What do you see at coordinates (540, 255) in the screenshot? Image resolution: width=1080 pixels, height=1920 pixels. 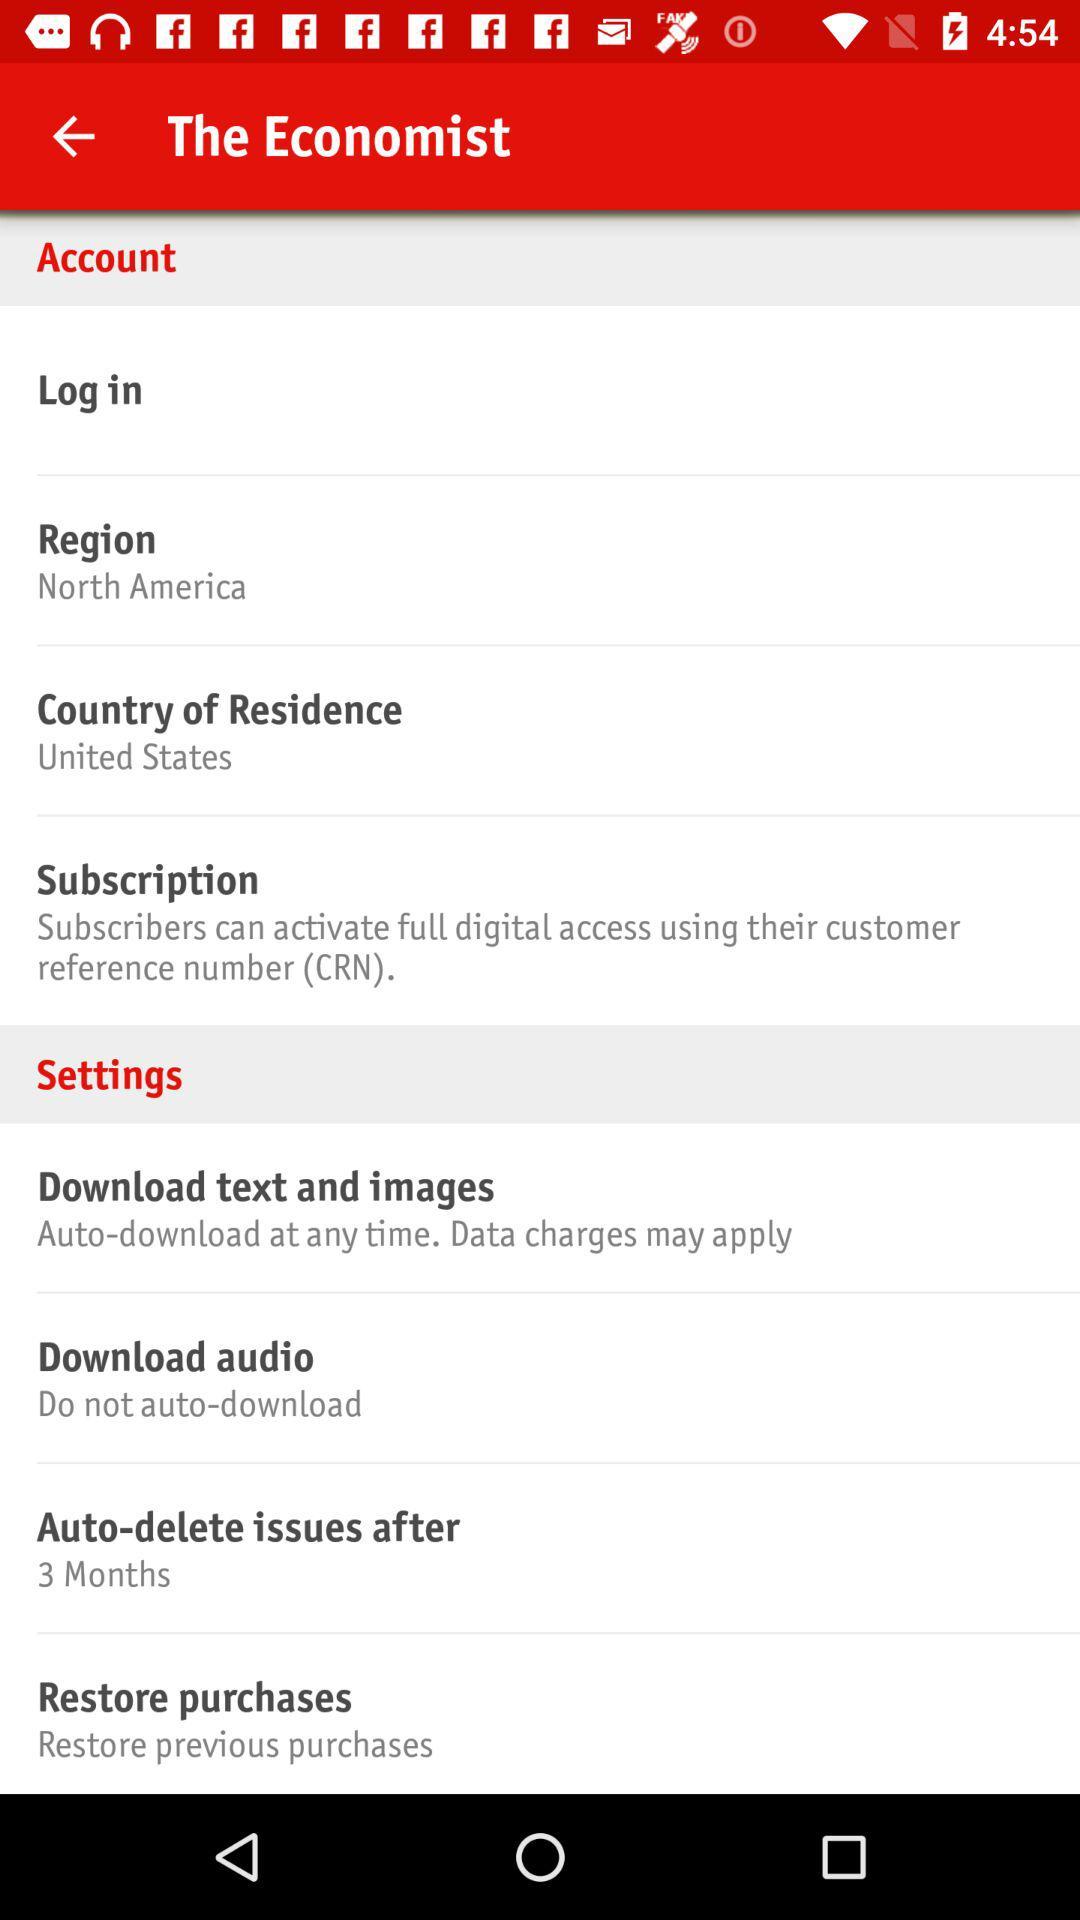 I see `the item above the log in` at bounding box center [540, 255].